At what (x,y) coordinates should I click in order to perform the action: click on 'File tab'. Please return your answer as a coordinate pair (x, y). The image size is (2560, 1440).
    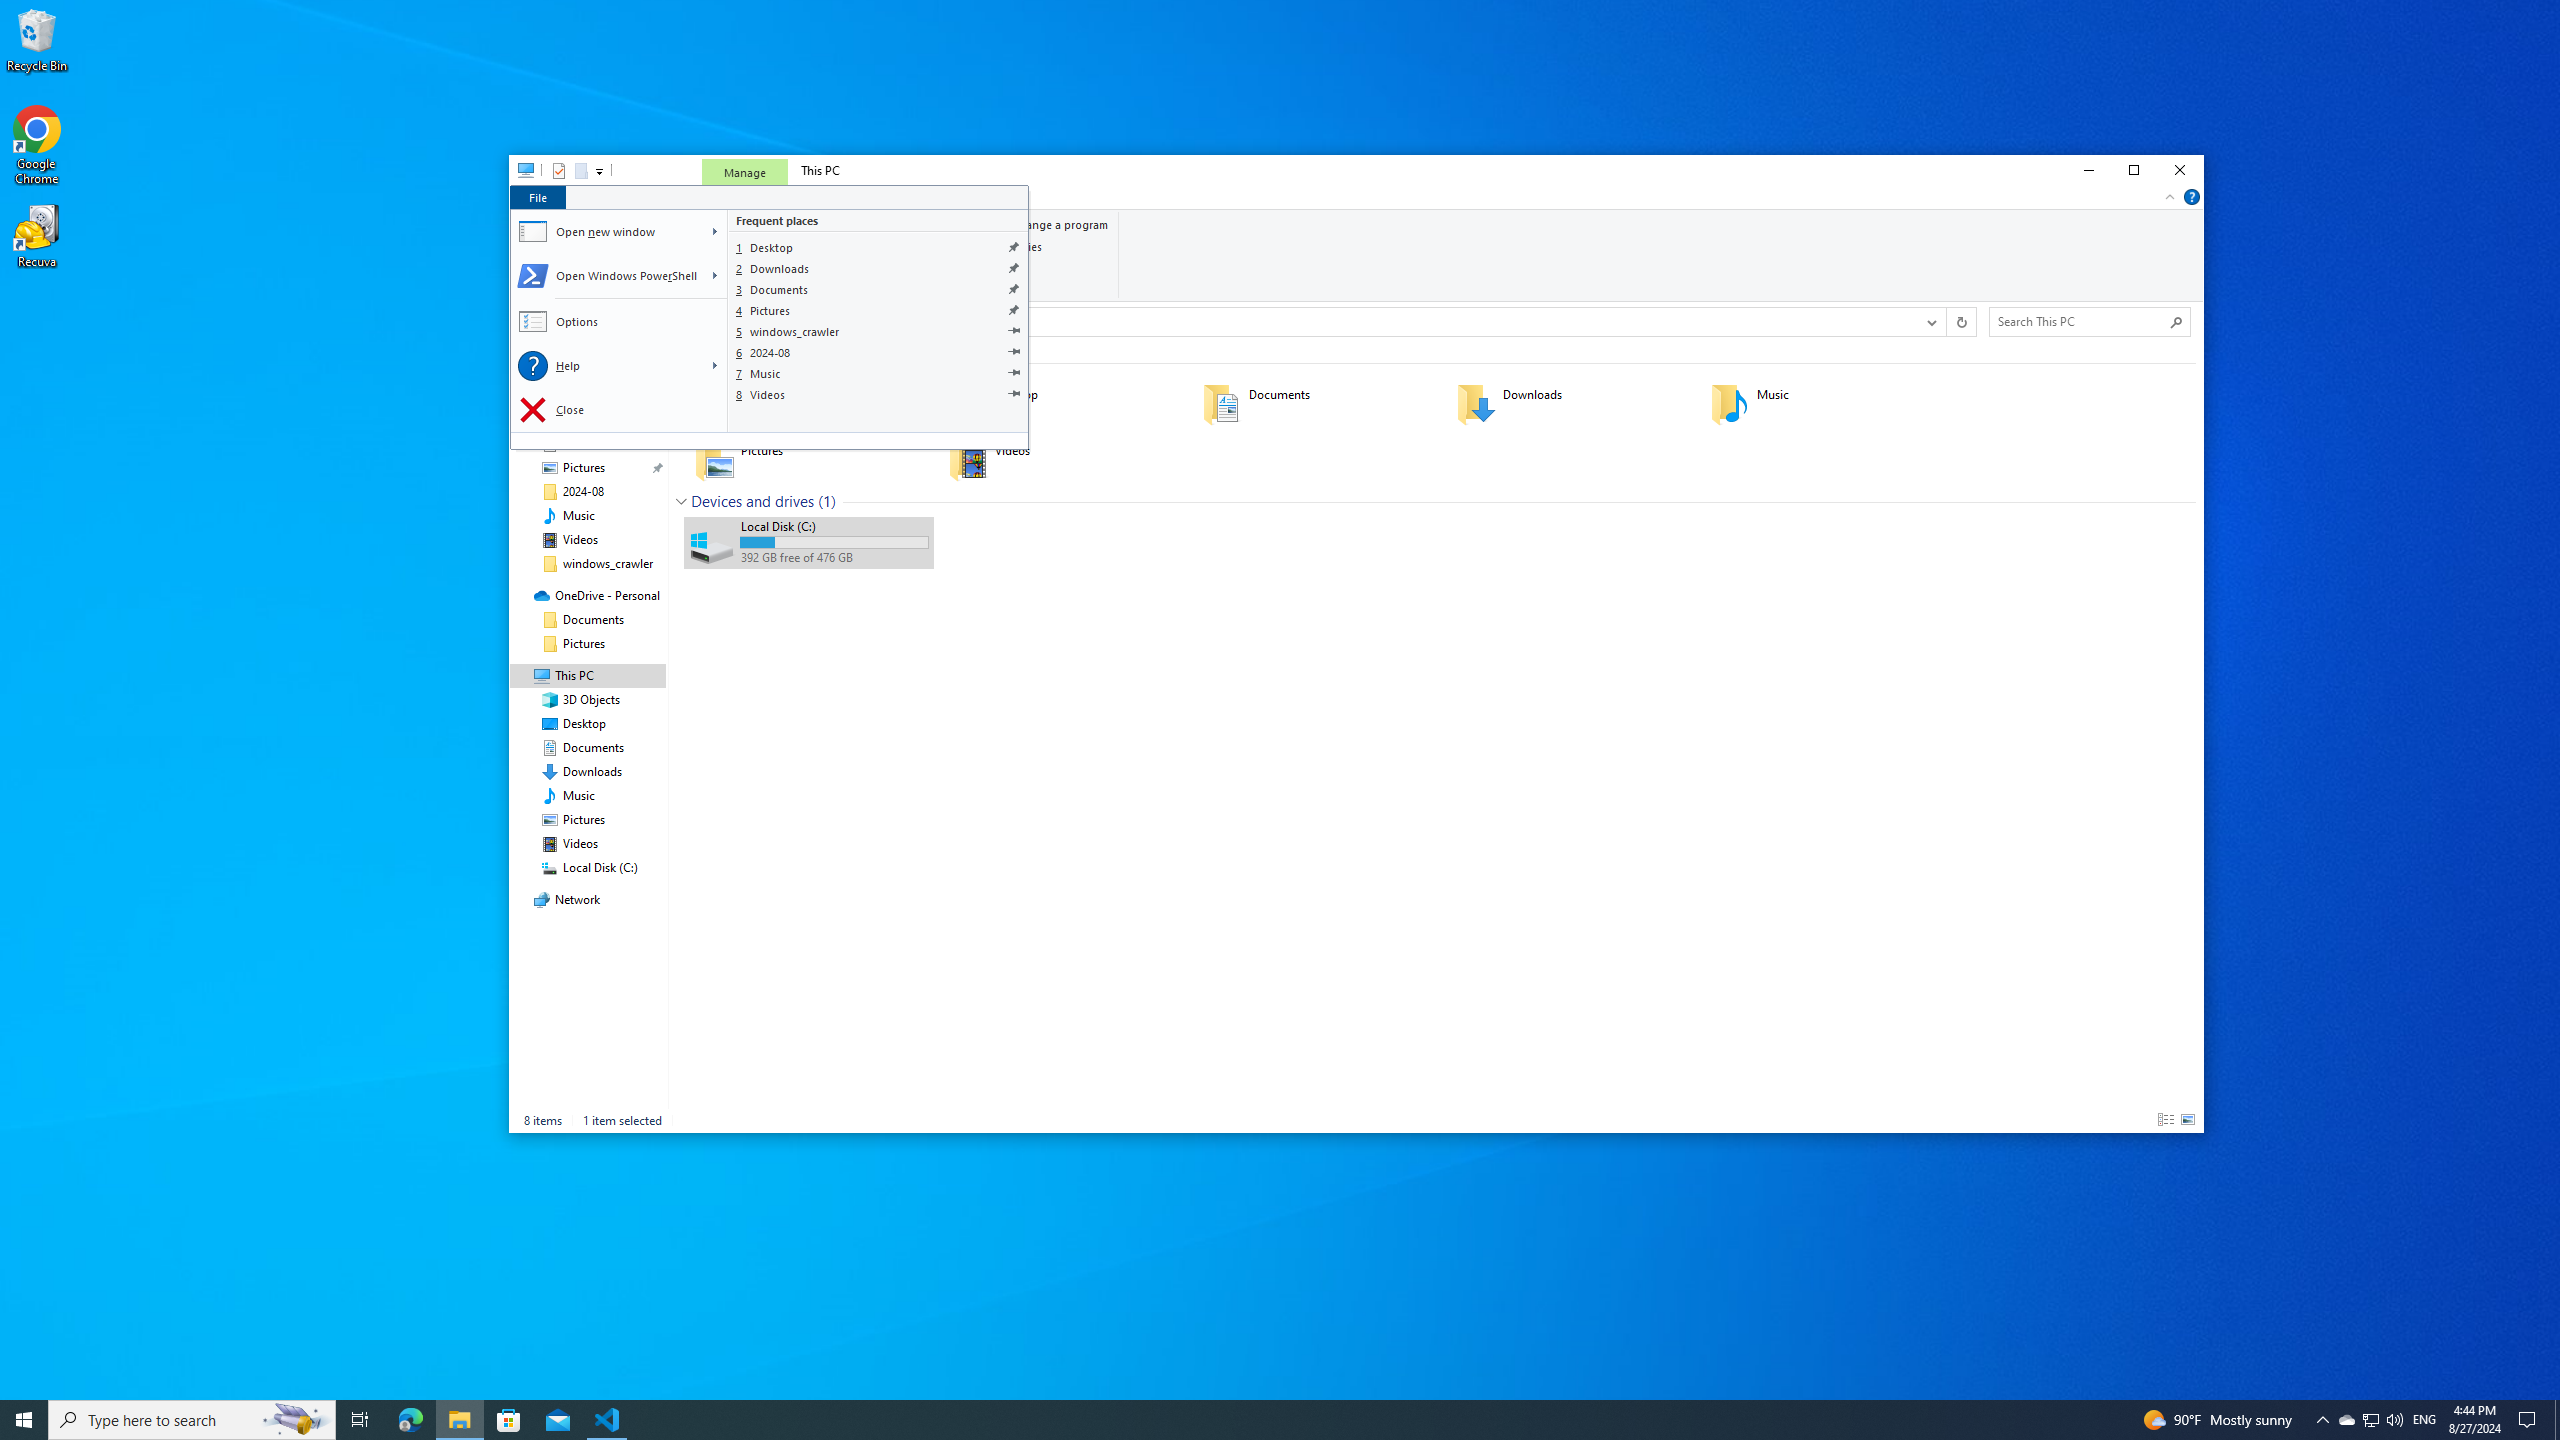
    Looking at the image, I should click on (537, 196).